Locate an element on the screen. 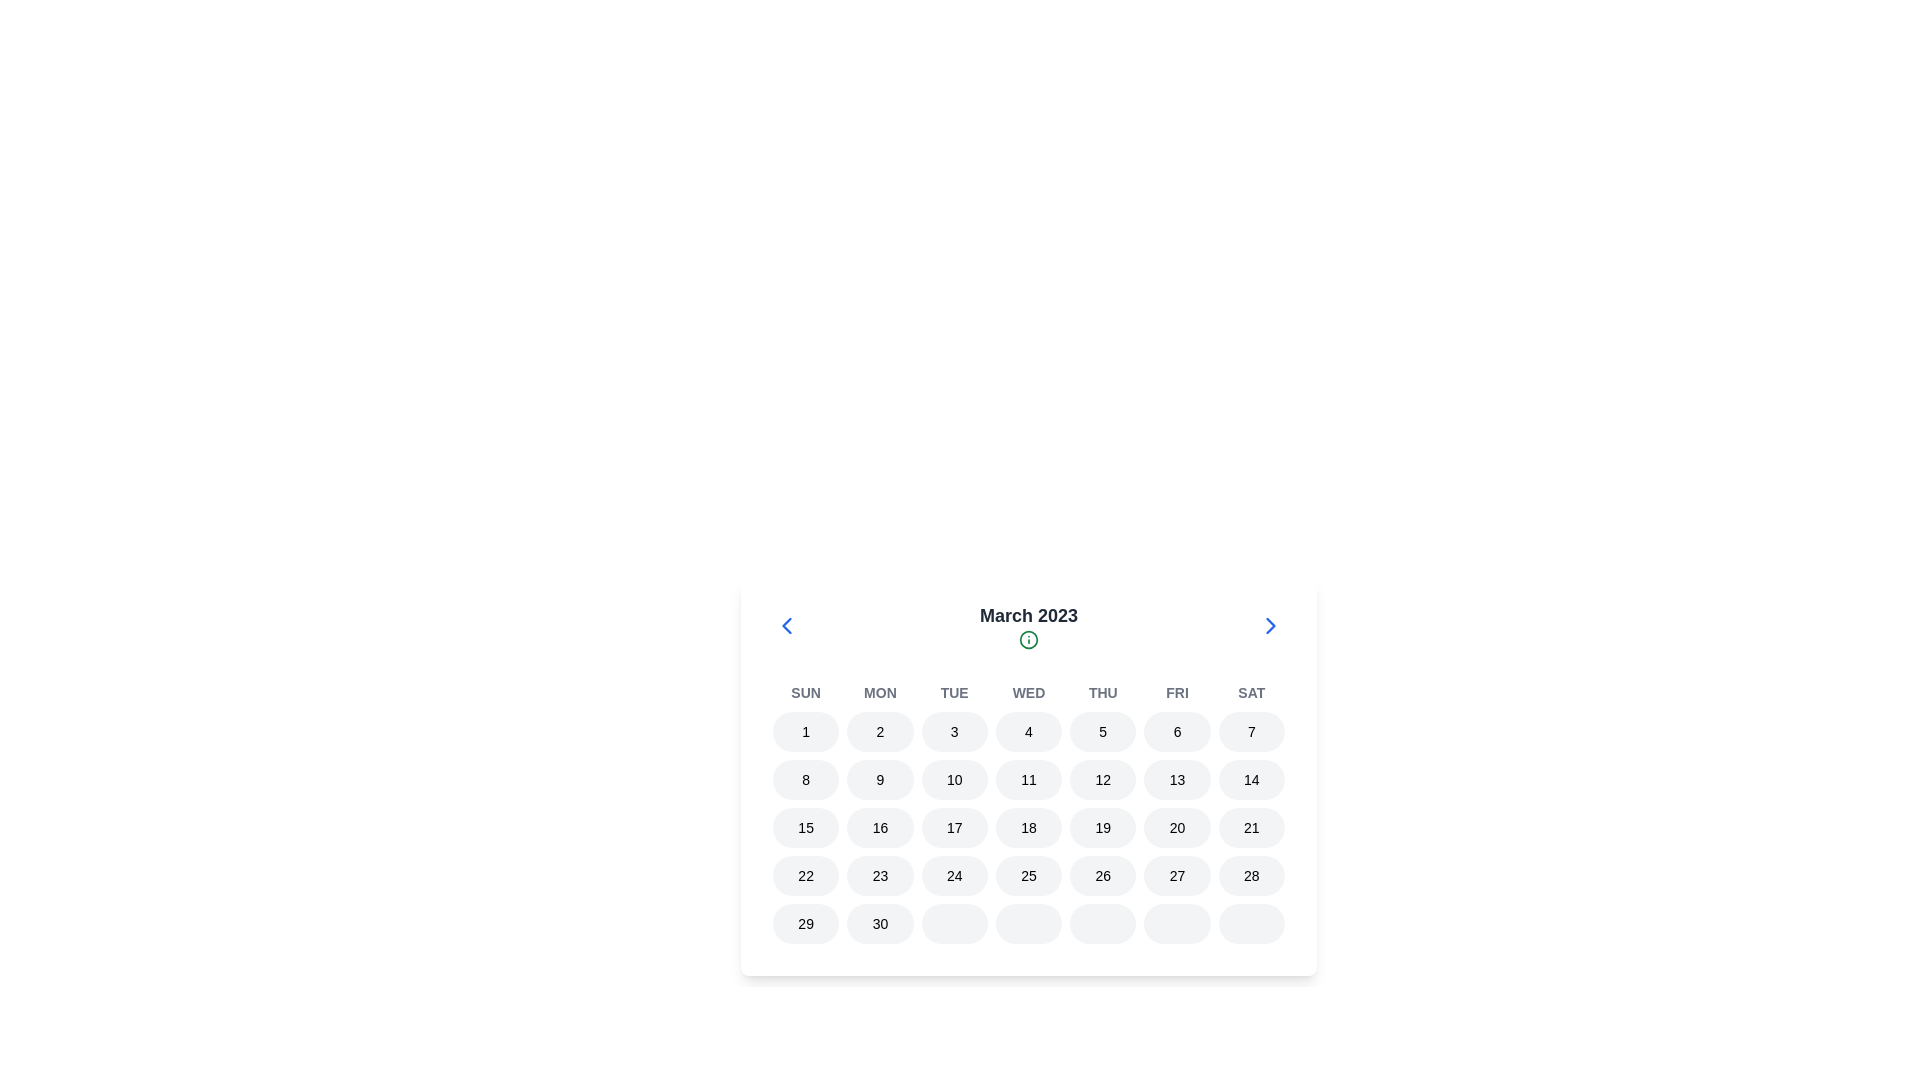 Image resolution: width=1920 pixels, height=1080 pixels. the selectable calendar day button labeled '15' in the date-picker interface is located at coordinates (806, 828).